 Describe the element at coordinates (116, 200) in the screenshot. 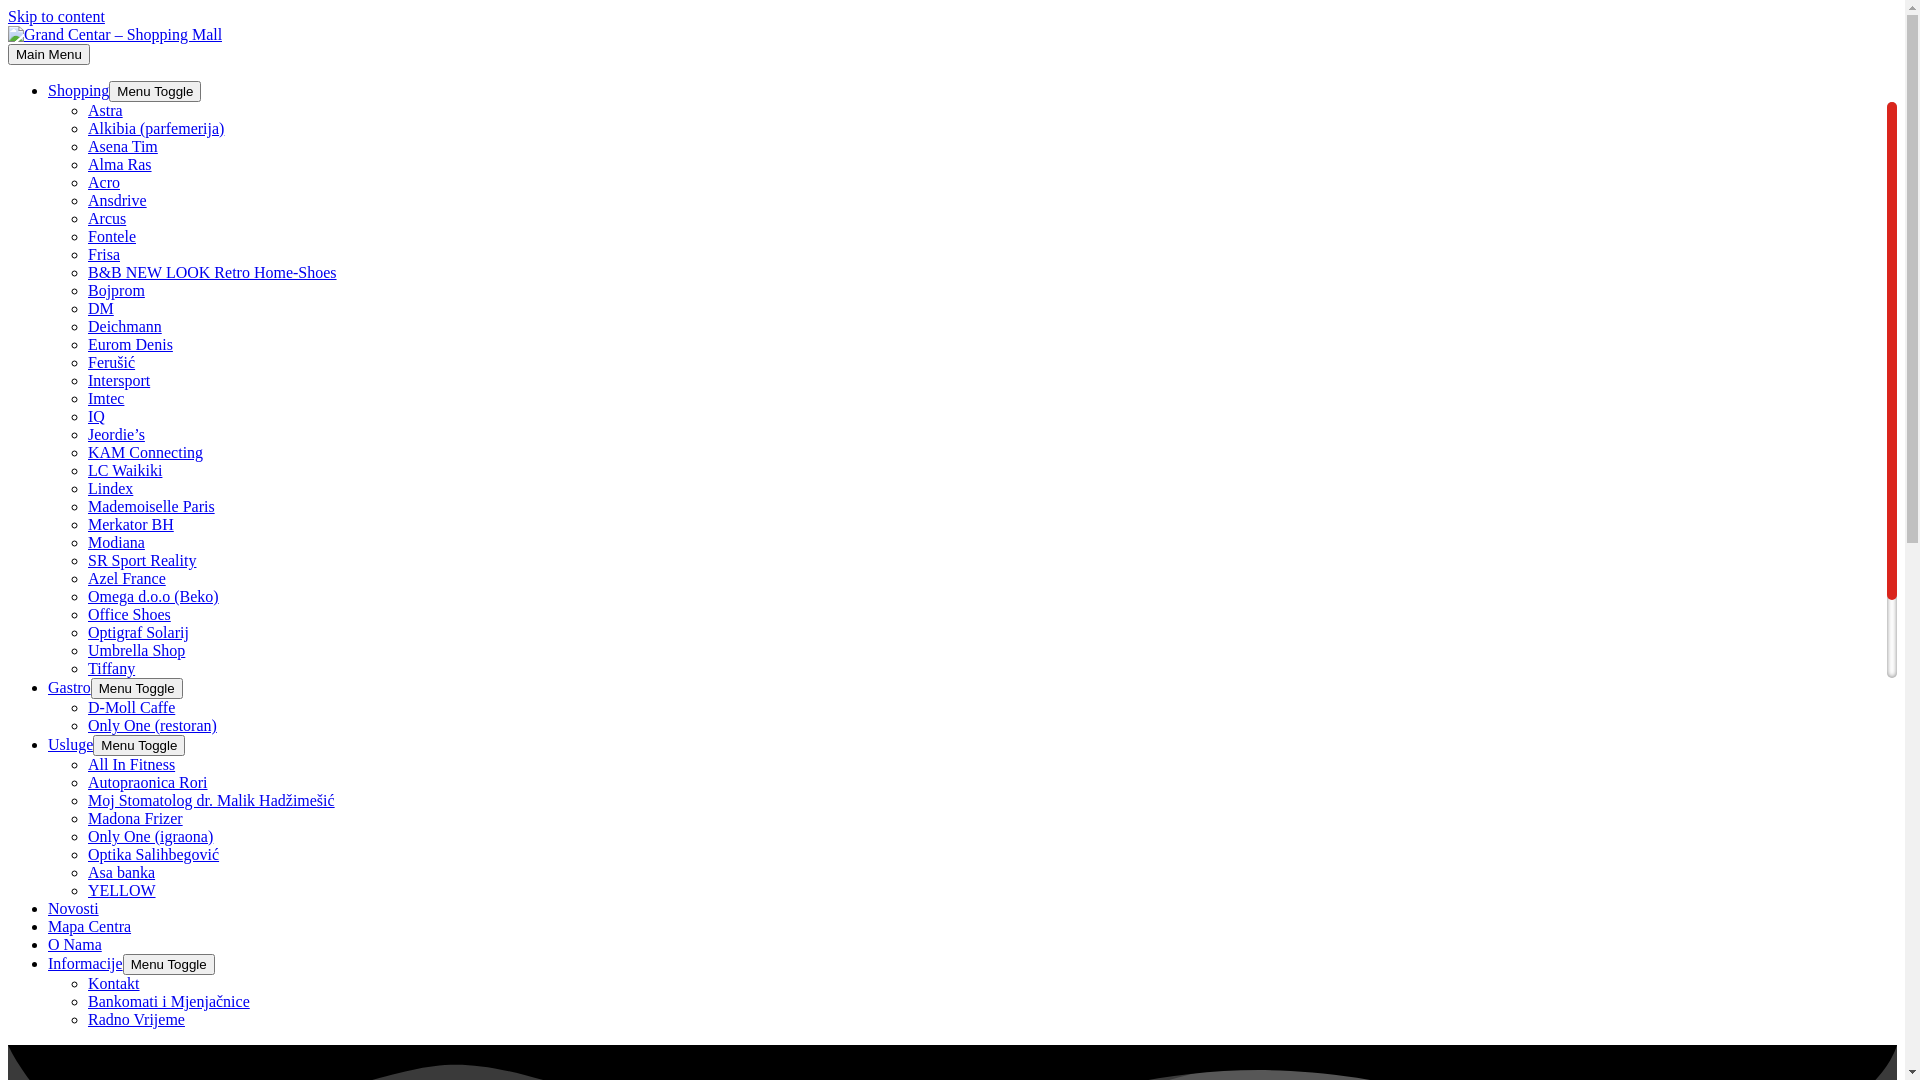

I see `'Ansdrive'` at that location.